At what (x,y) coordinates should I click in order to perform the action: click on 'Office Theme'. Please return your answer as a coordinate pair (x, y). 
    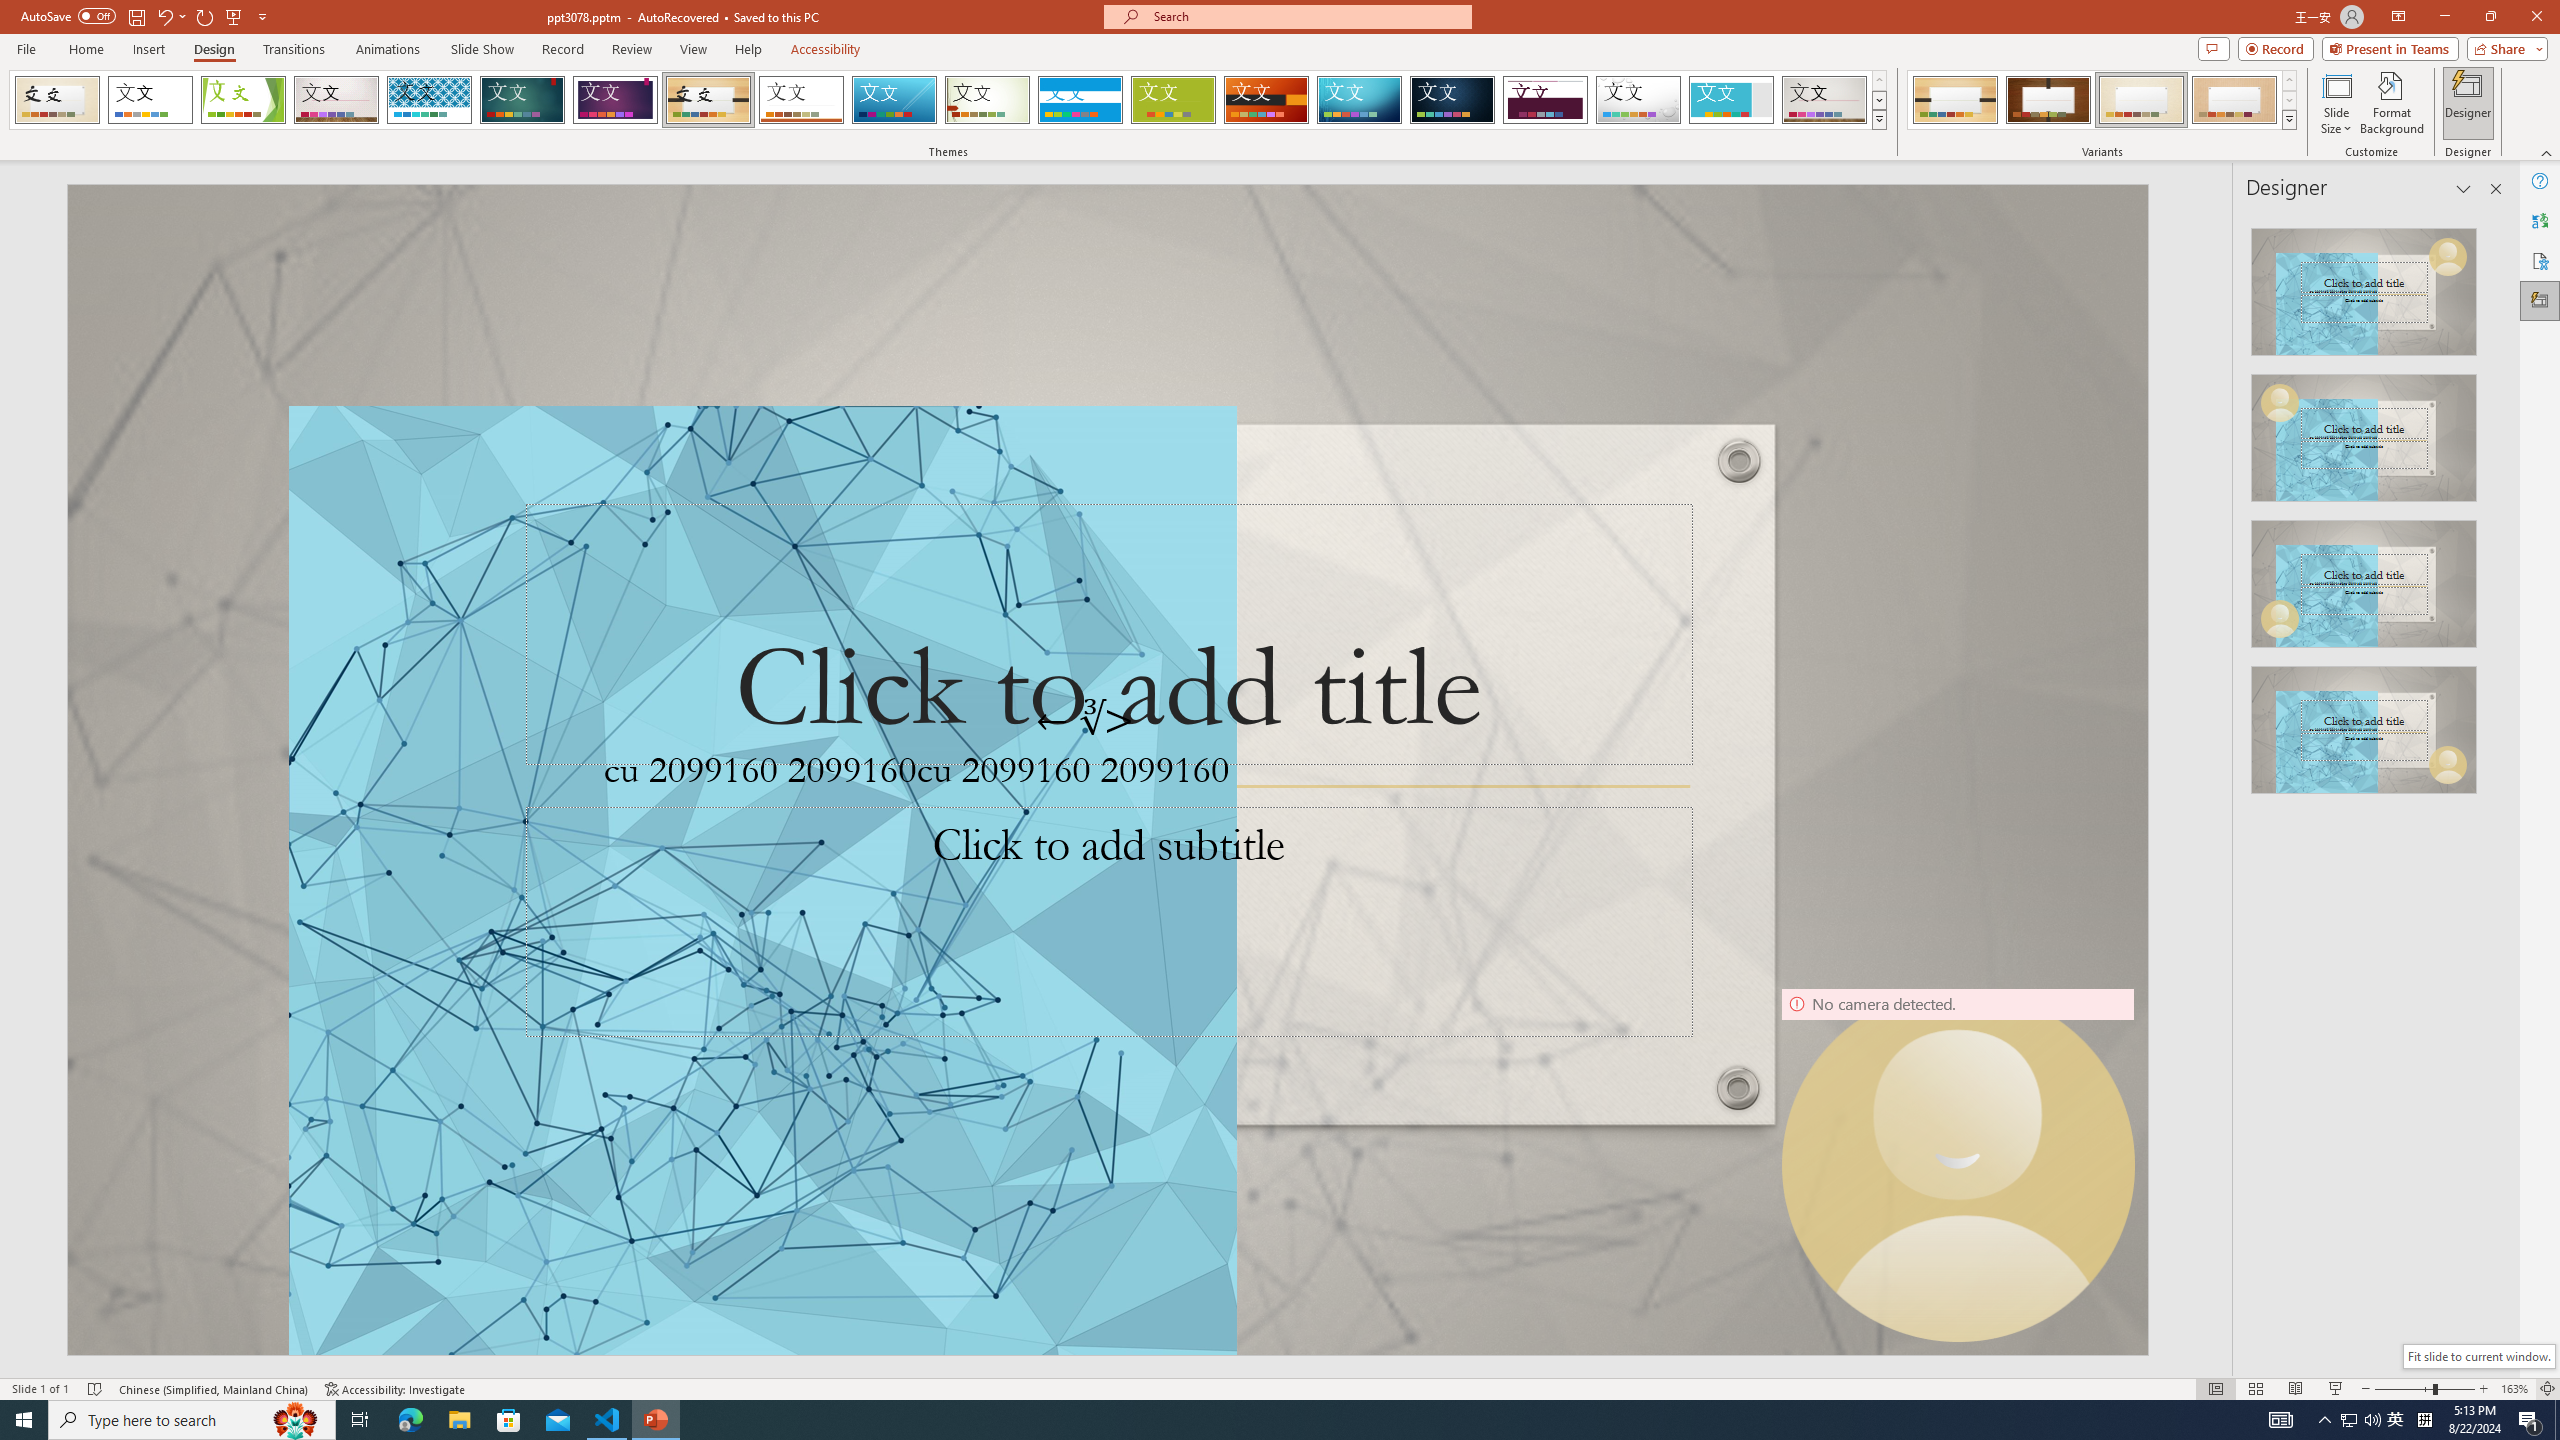
    Looking at the image, I should click on (150, 99).